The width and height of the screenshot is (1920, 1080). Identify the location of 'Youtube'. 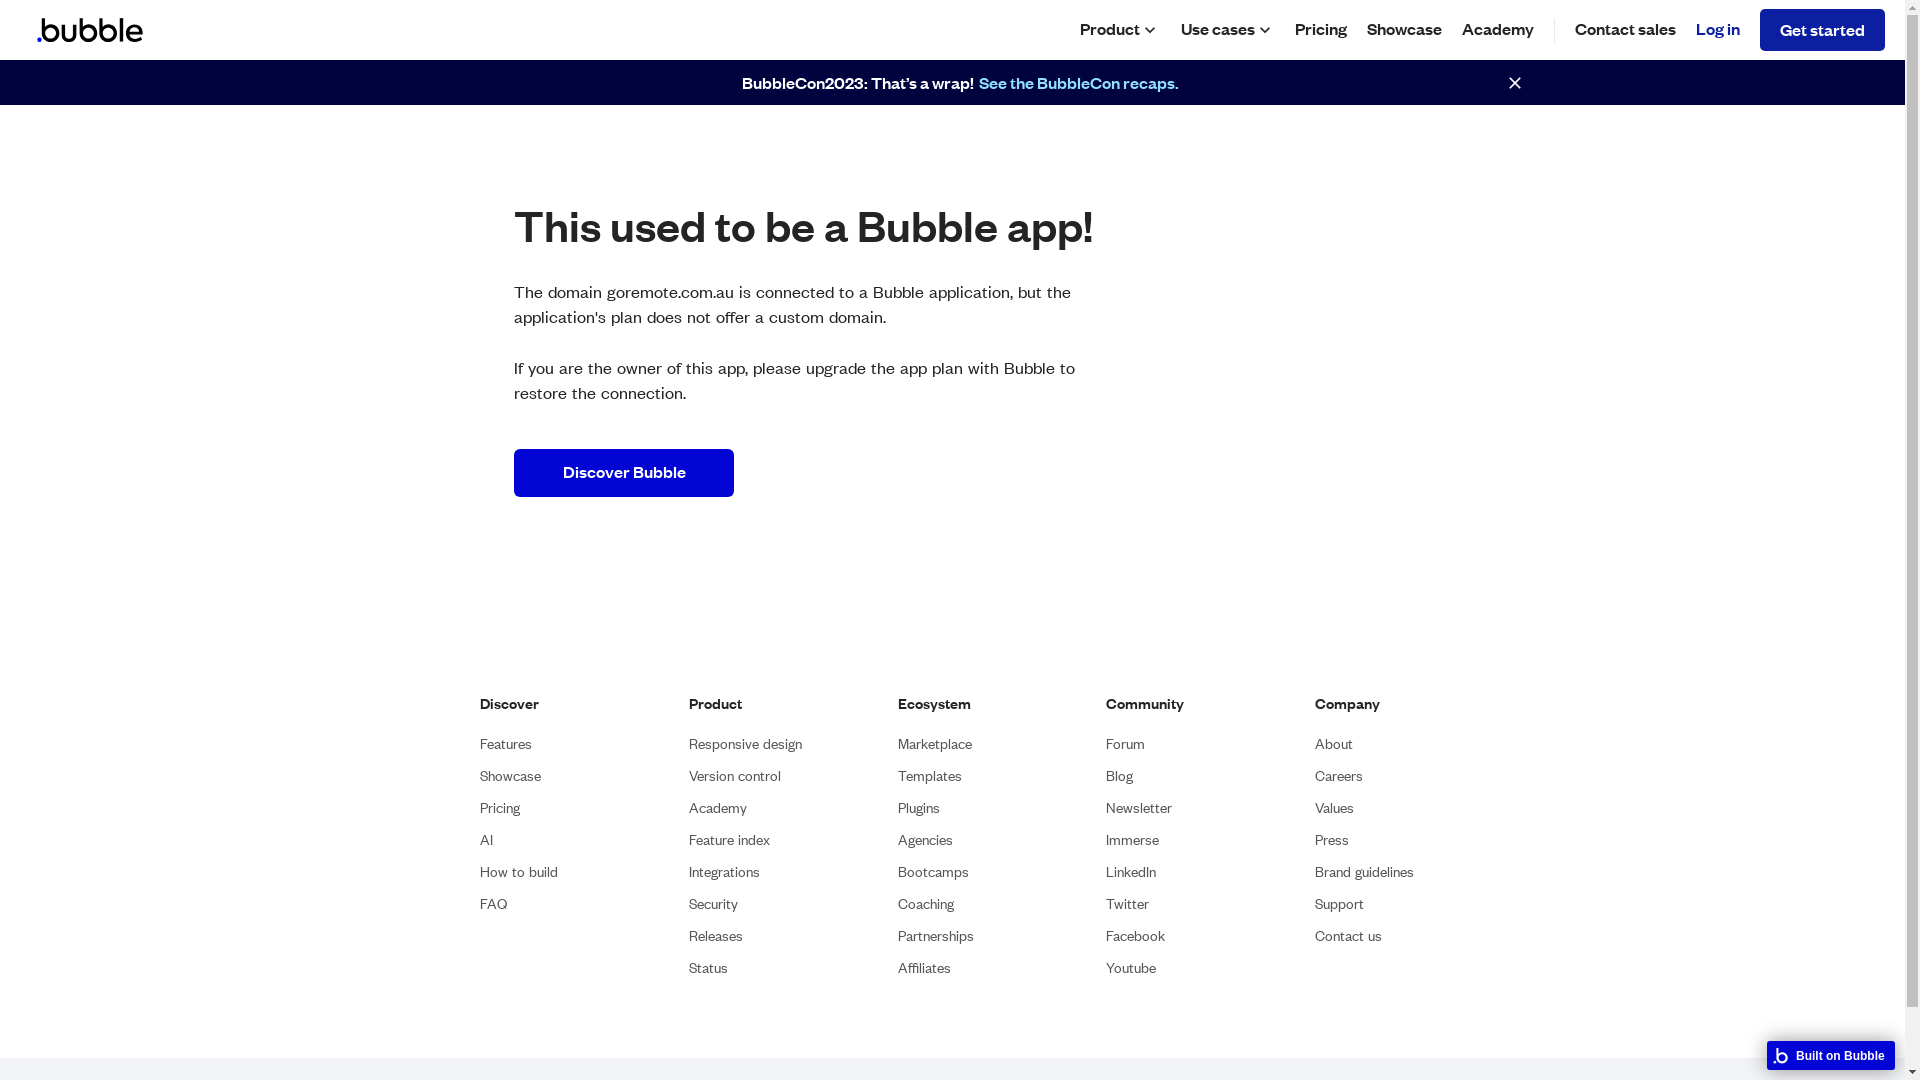
(1104, 966).